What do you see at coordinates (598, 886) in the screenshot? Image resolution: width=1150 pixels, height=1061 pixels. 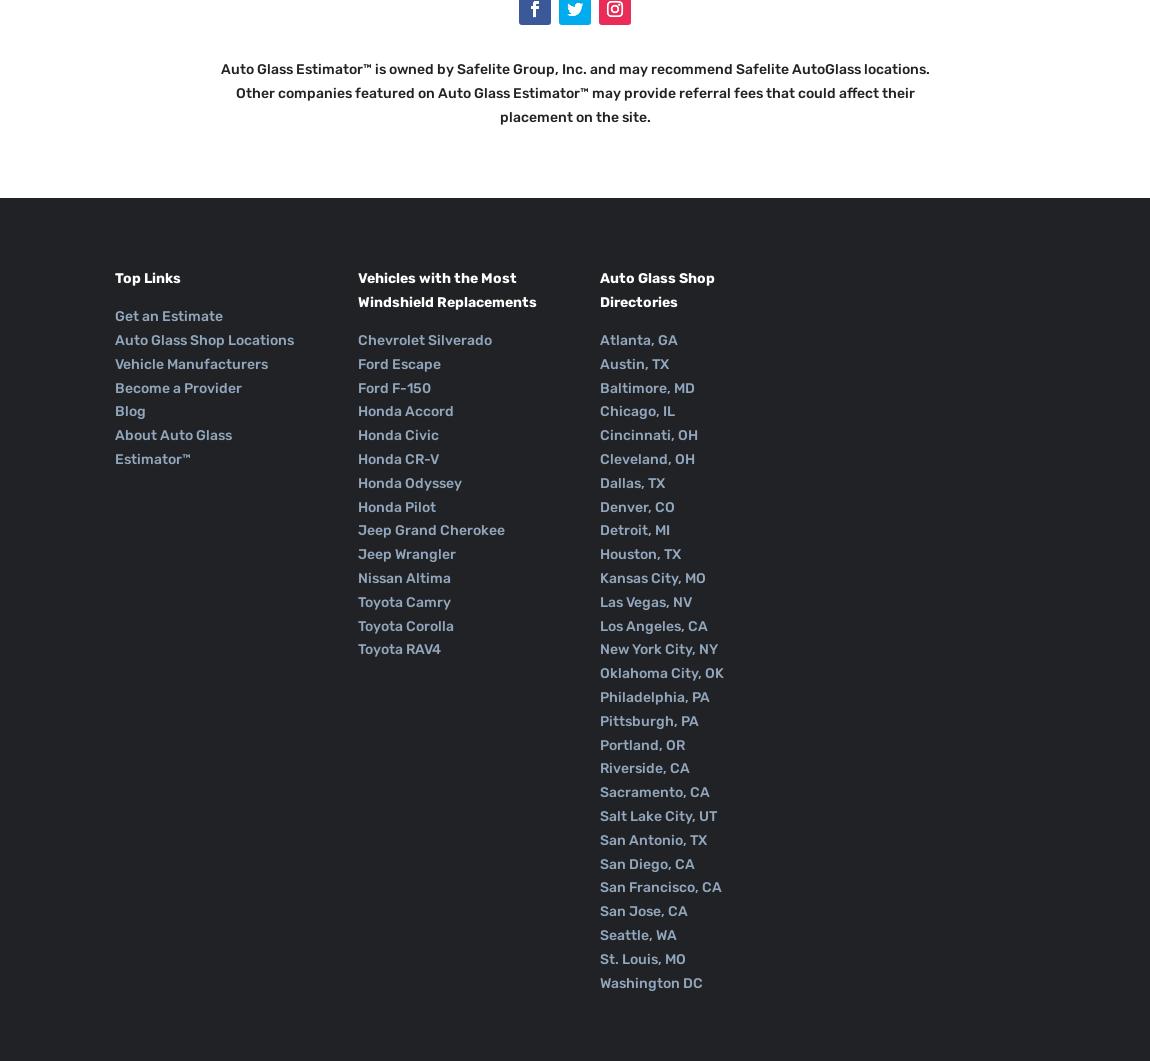 I see `'San Francisco, CA'` at bounding box center [598, 886].